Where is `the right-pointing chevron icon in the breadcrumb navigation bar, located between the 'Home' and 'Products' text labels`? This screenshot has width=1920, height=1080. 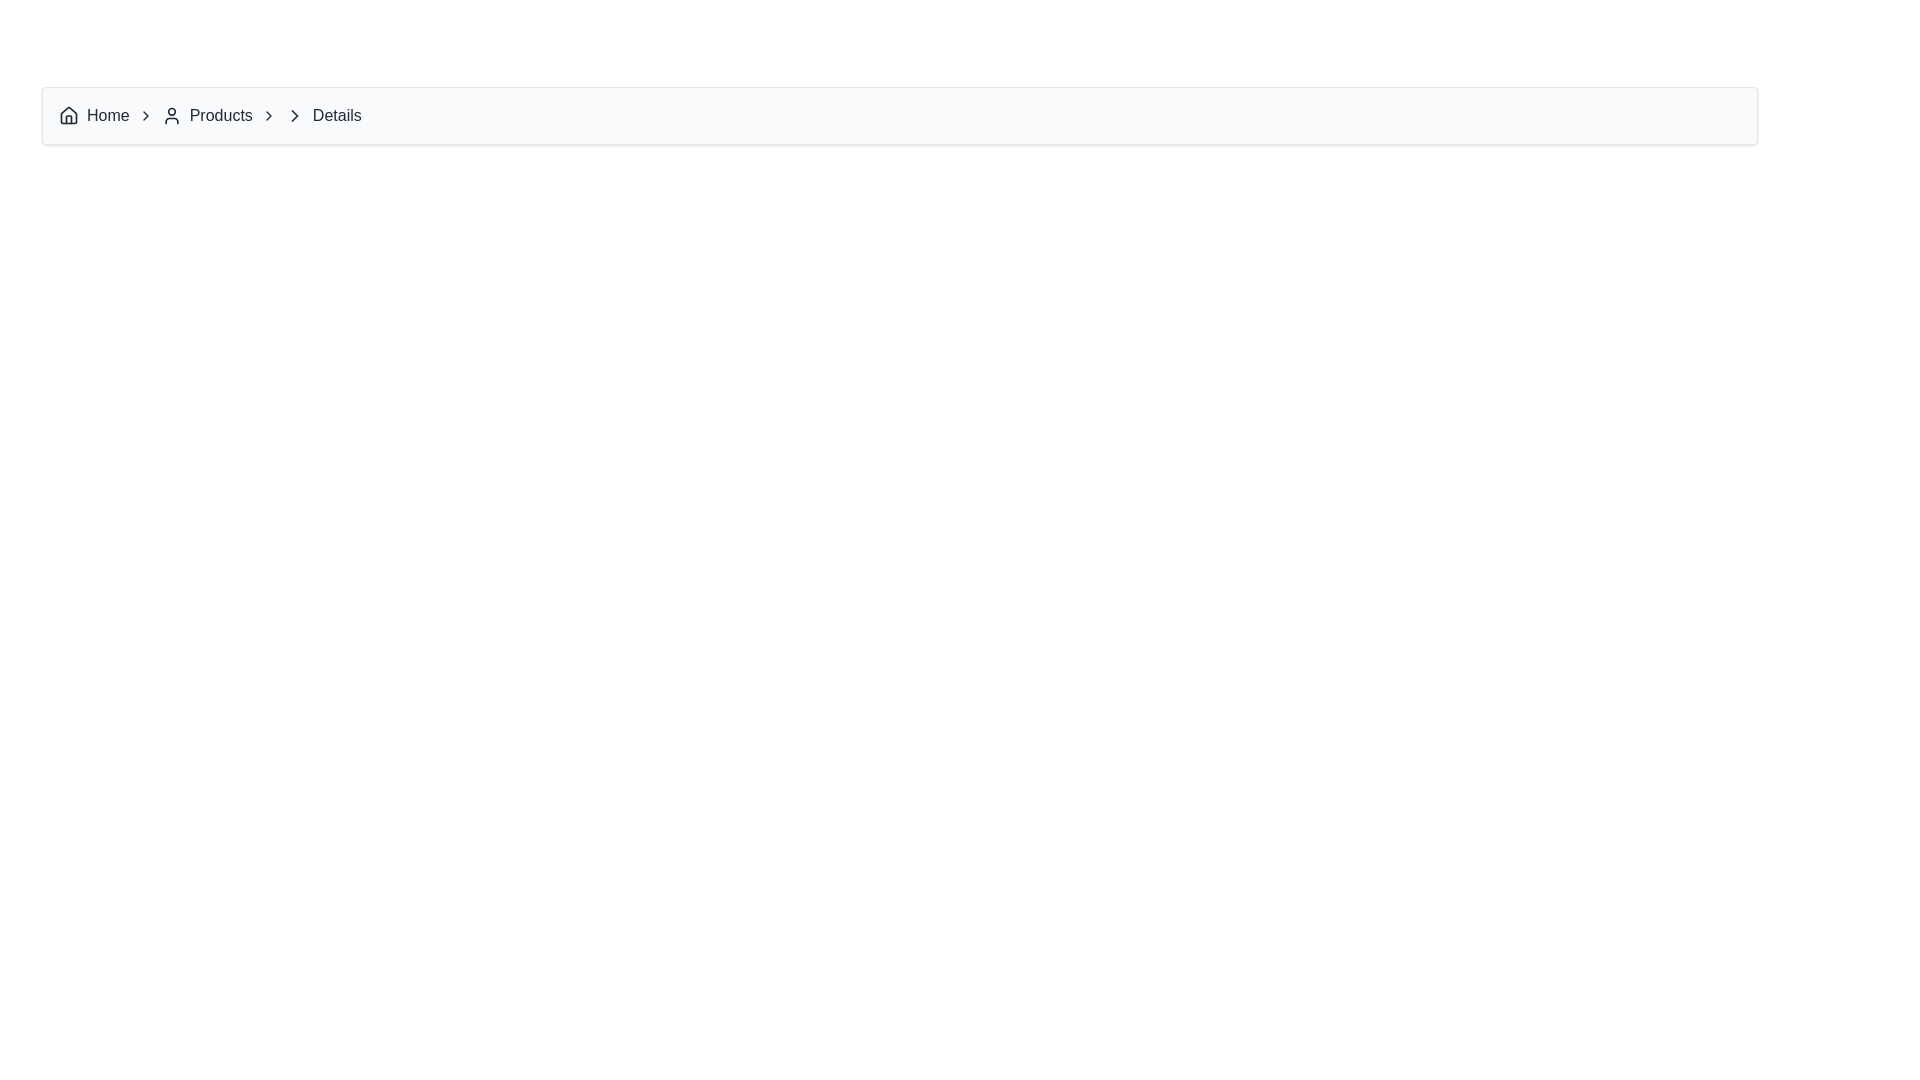 the right-pointing chevron icon in the breadcrumb navigation bar, located between the 'Home' and 'Products' text labels is located at coordinates (144, 115).